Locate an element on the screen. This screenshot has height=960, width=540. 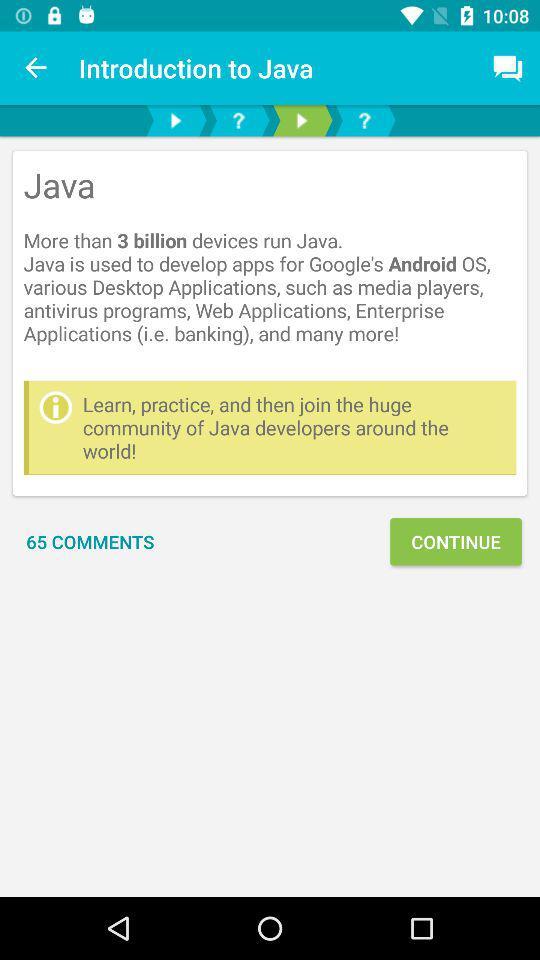
the item next to the introduction to java icon is located at coordinates (36, 68).